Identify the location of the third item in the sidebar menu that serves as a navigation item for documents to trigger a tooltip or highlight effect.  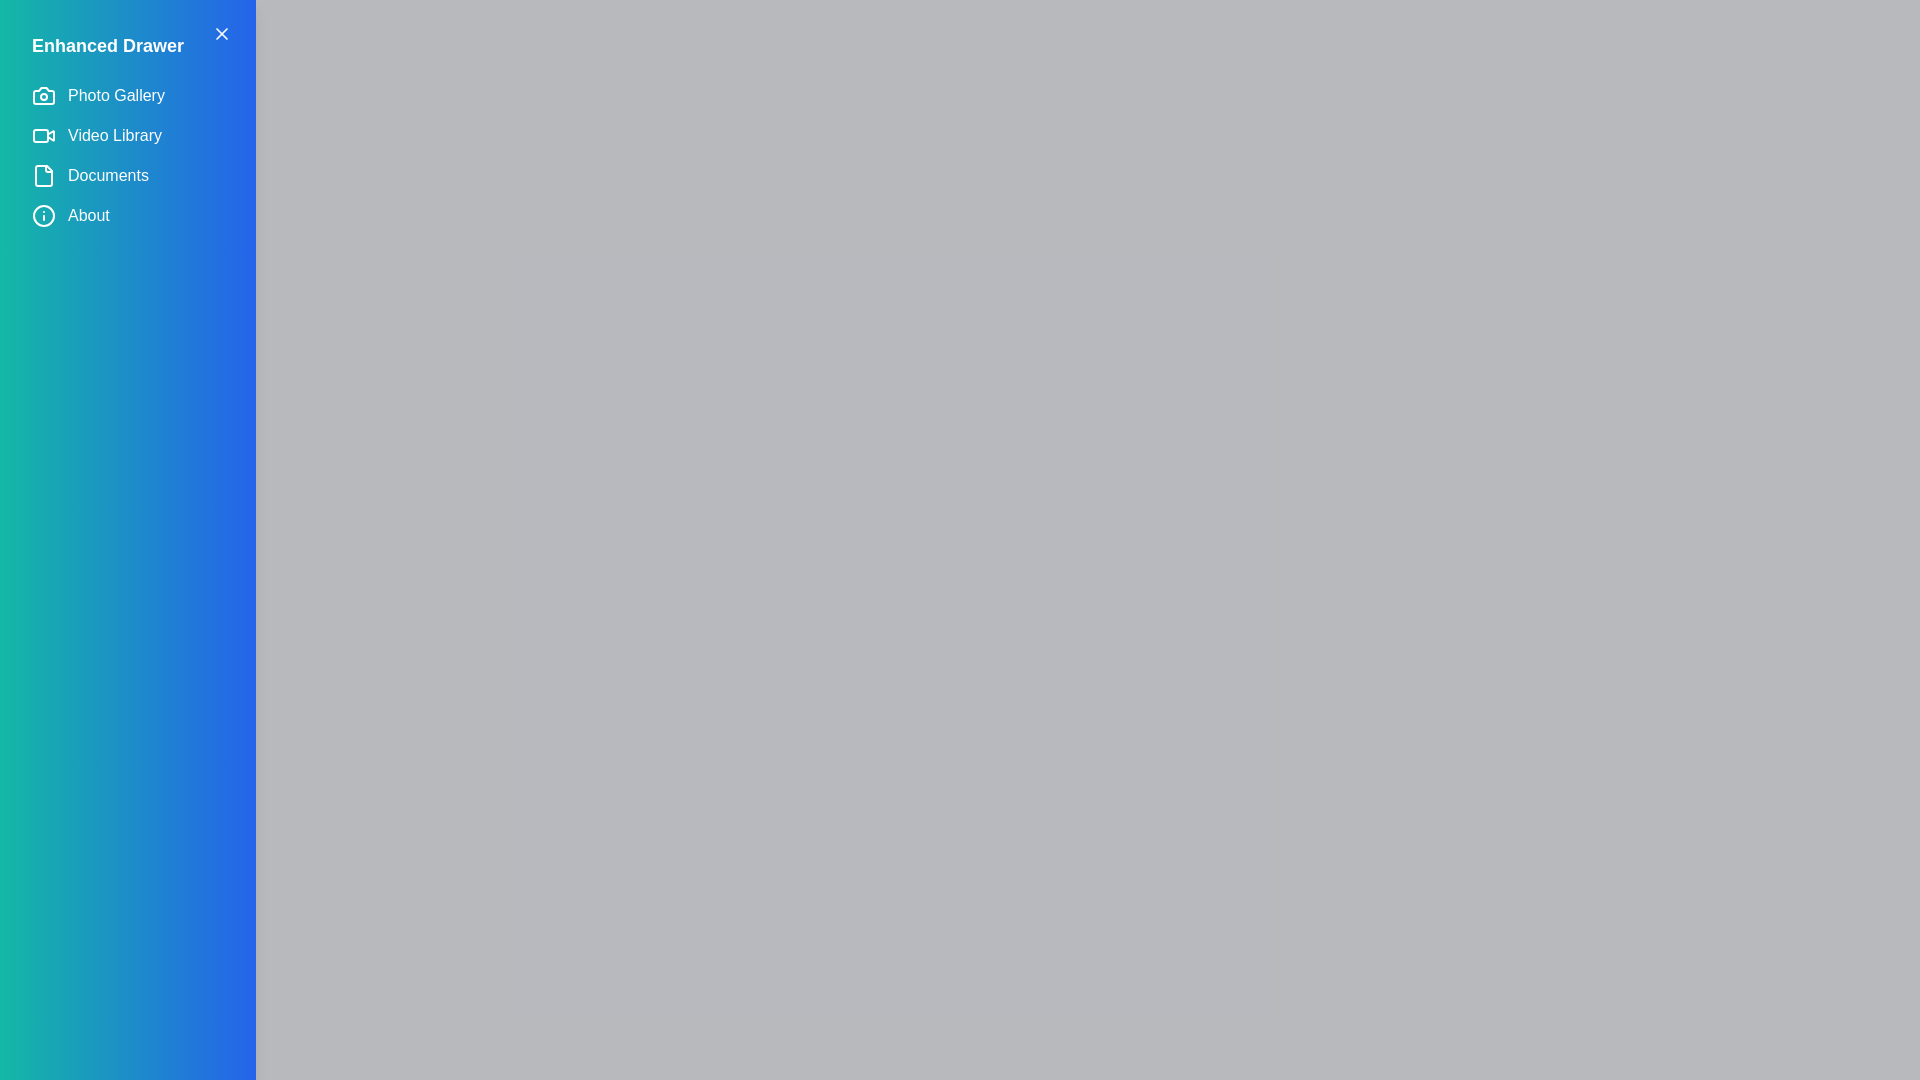
(127, 175).